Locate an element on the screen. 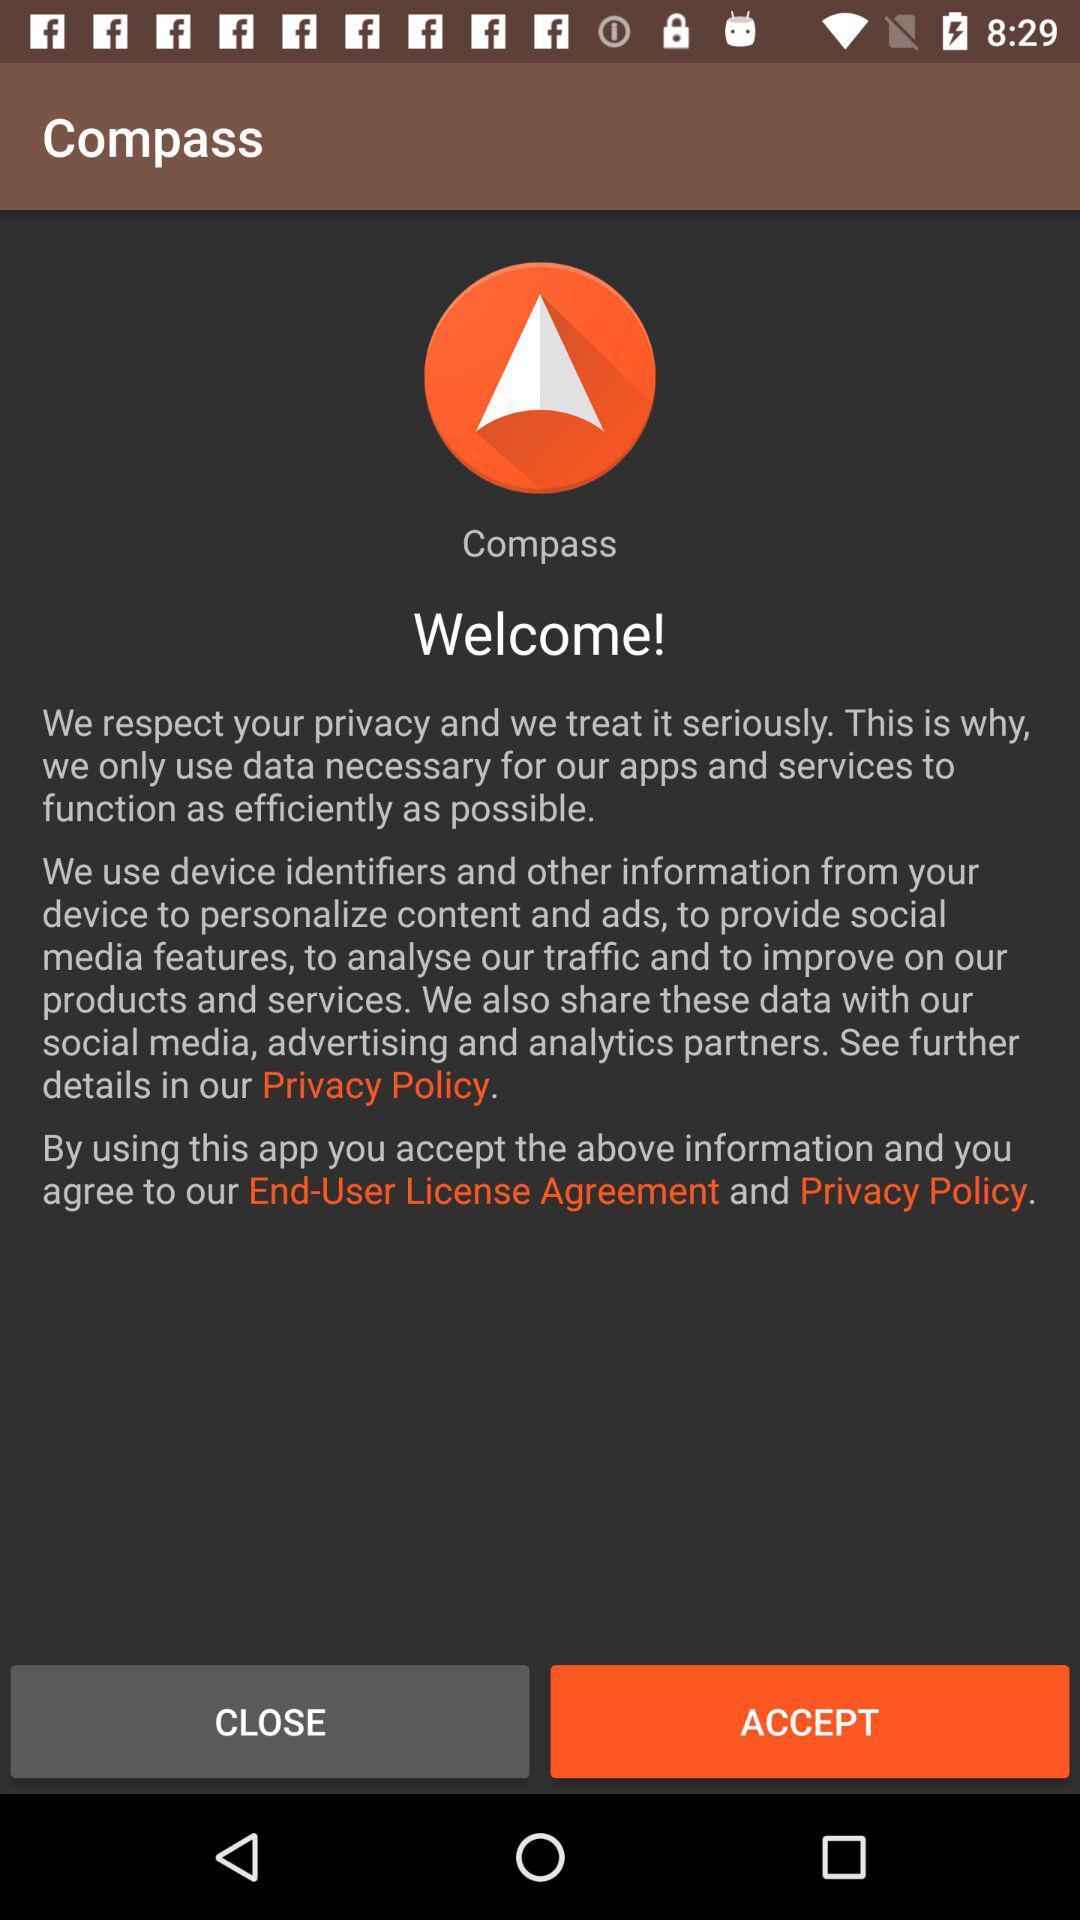 The height and width of the screenshot is (1920, 1080). the icon below the we use device is located at coordinates (540, 1168).